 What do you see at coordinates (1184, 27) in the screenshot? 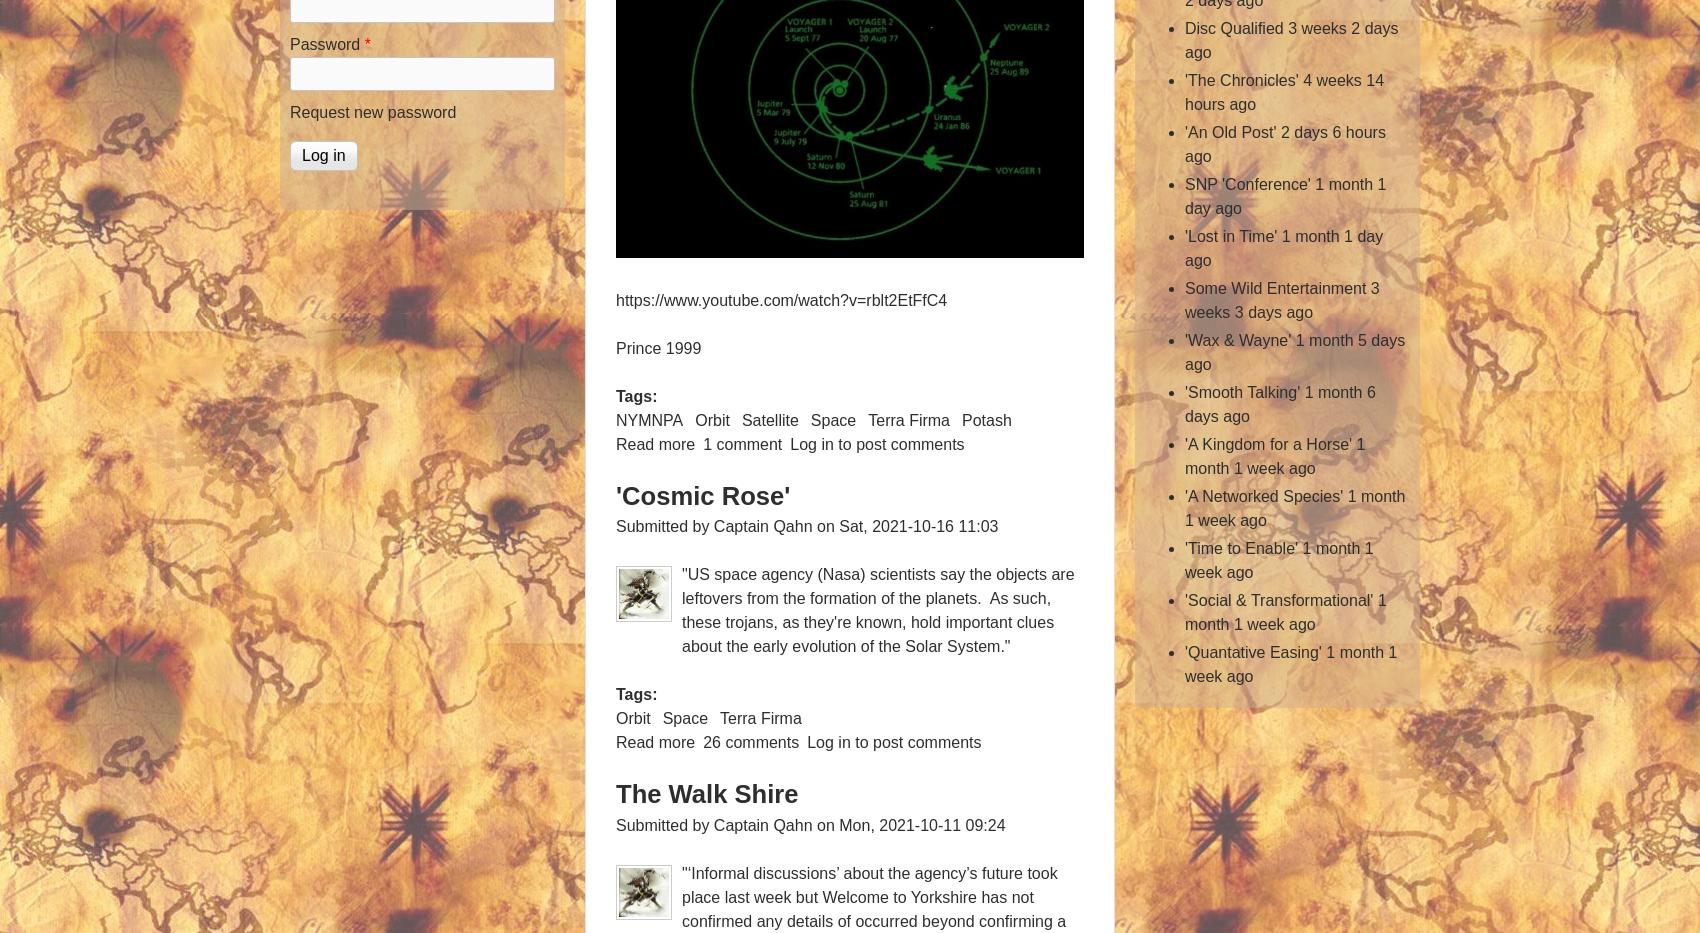
I see `'Disc Qualified'` at bounding box center [1184, 27].